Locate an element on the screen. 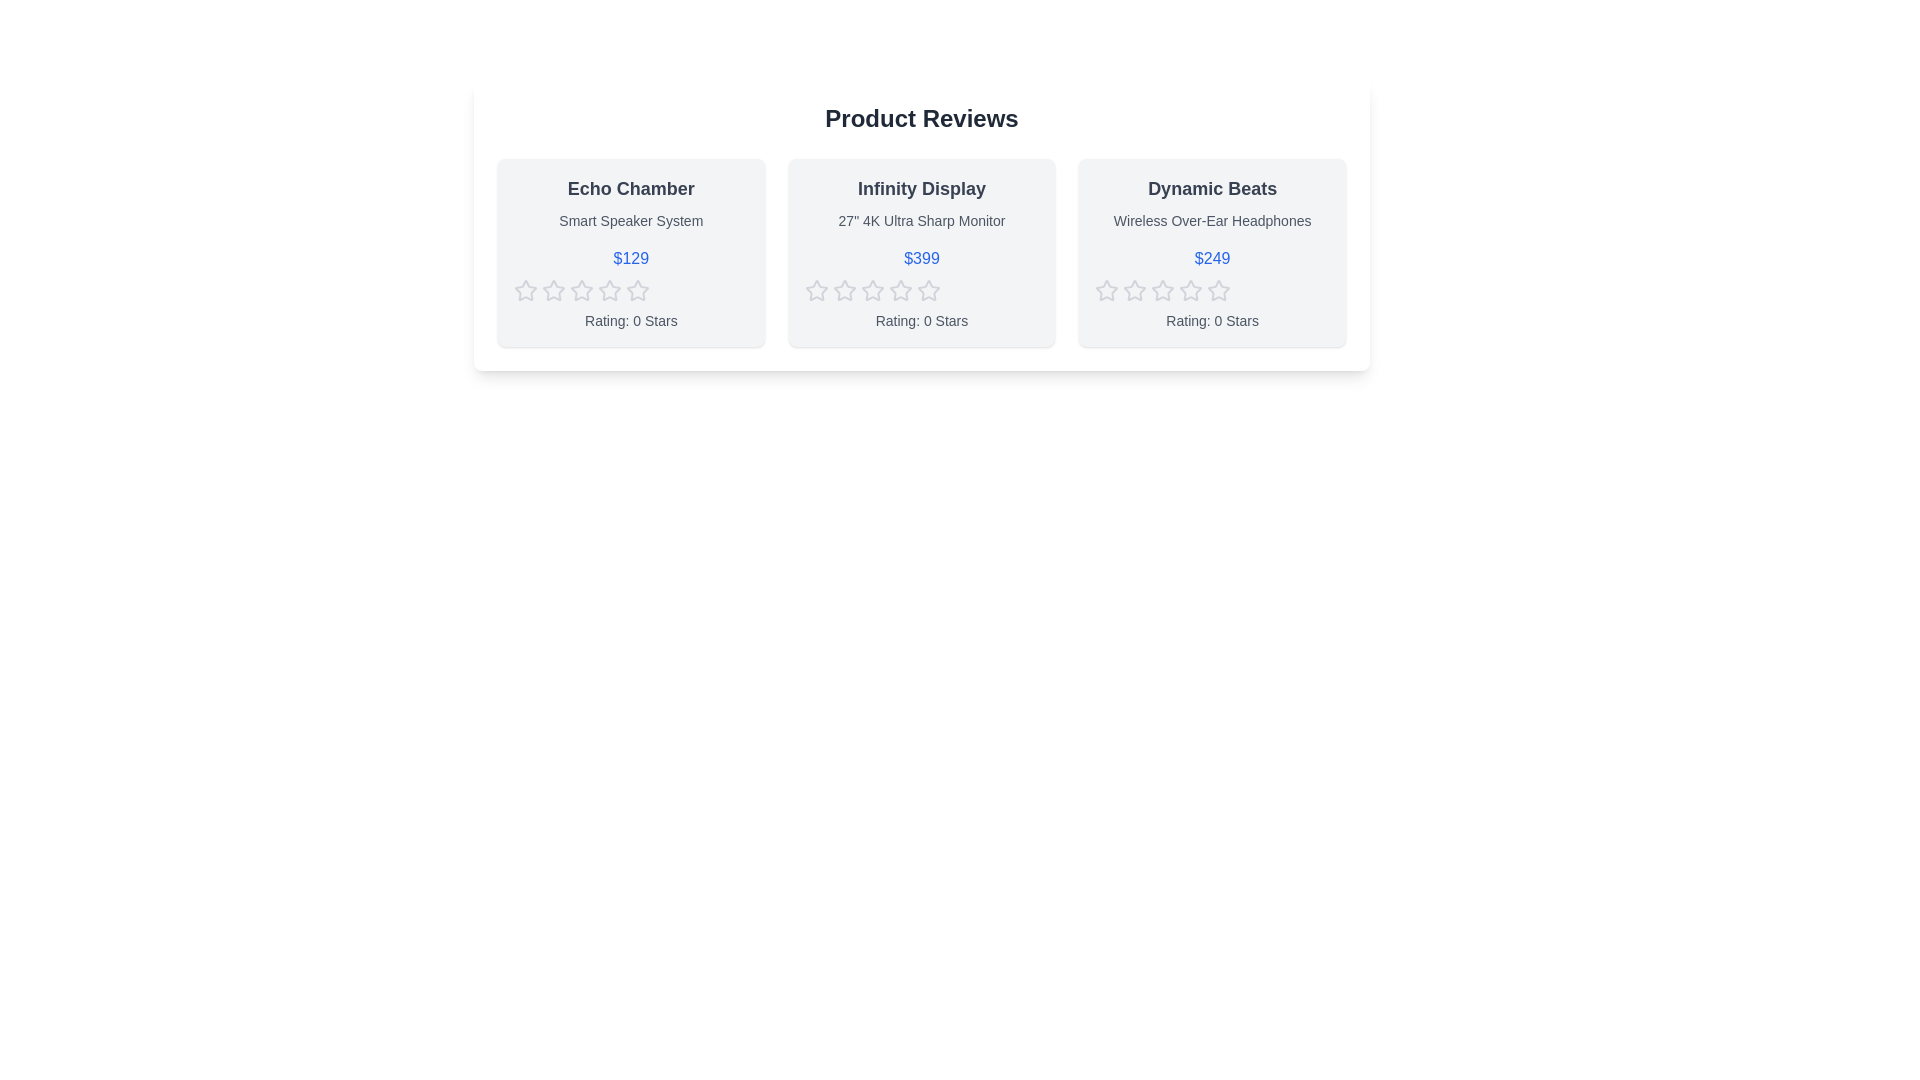  the second star icon, which is part of a rating system for the product 'Echo Chamber' priced at '$129' is located at coordinates (553, 290).